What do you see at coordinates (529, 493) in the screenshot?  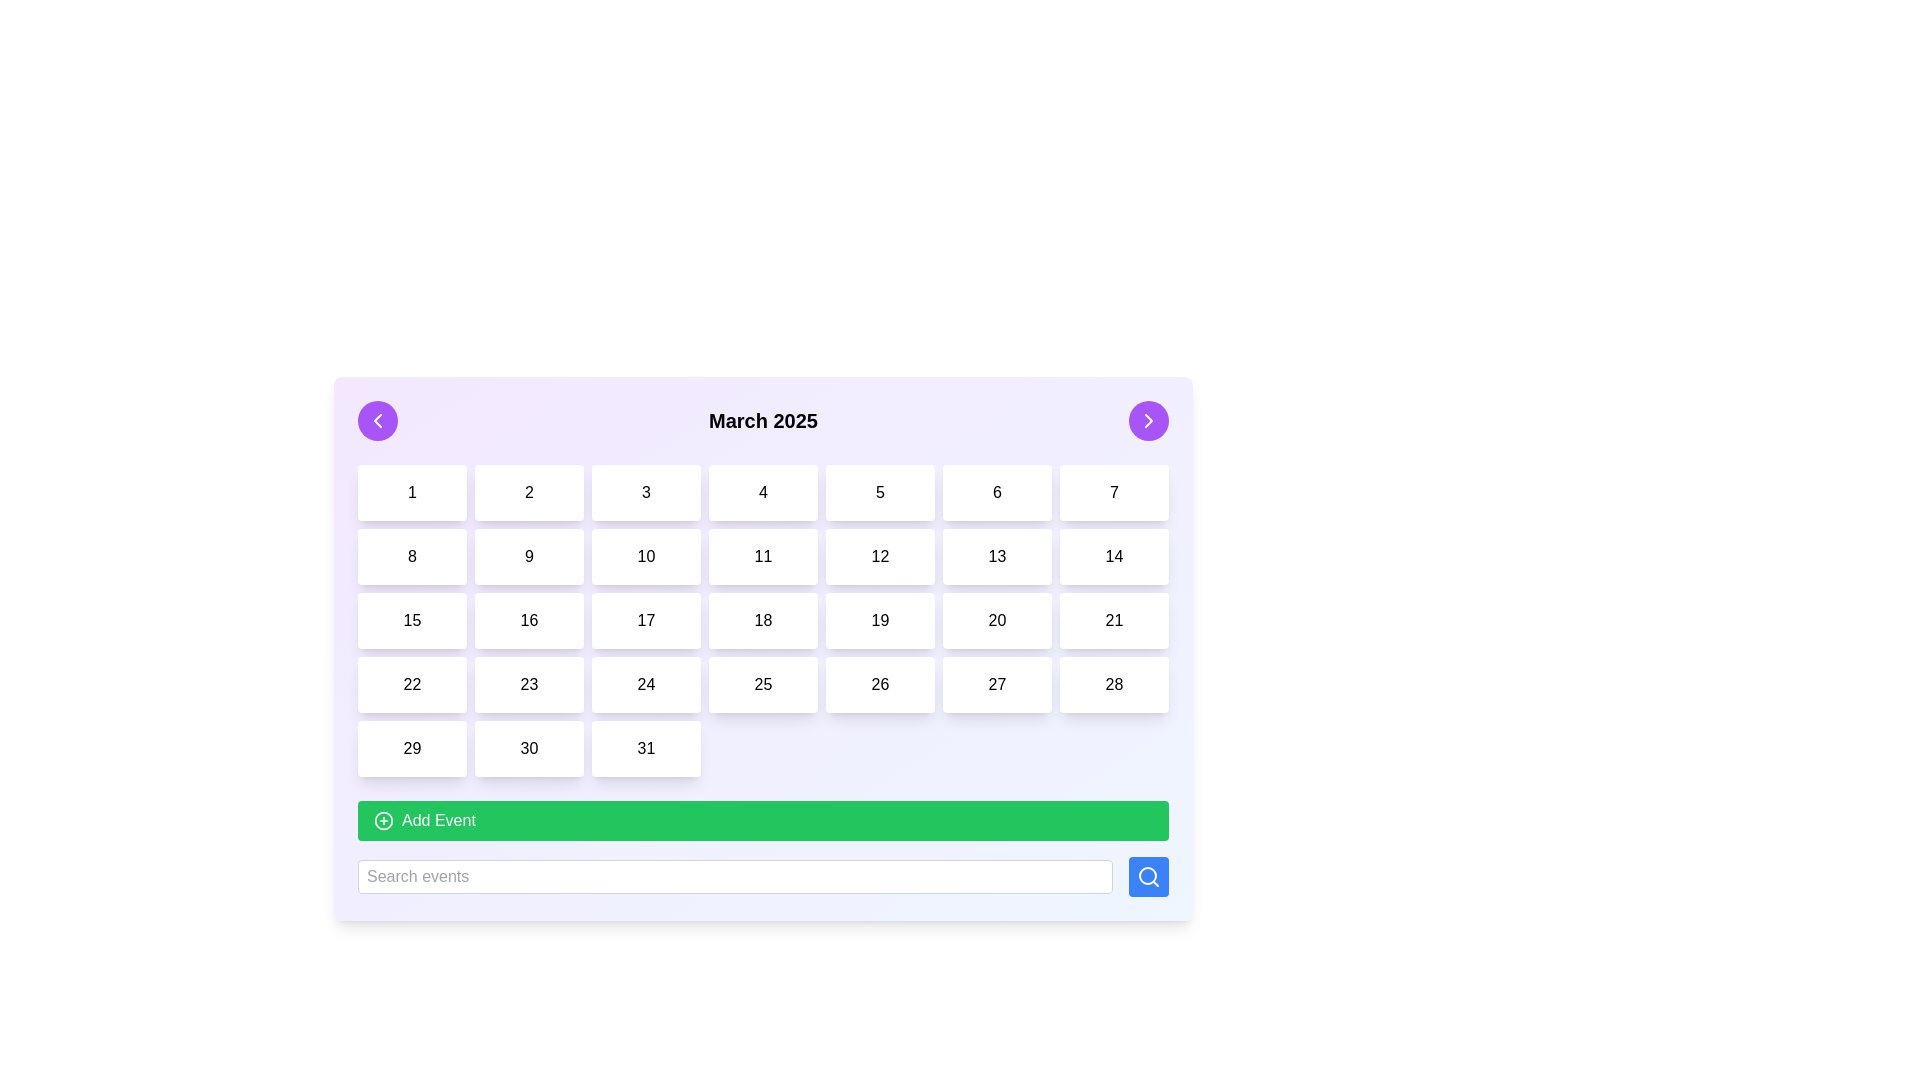 I see `the button representing the 2nd day in the calendar` at bounding box center [529, 493].